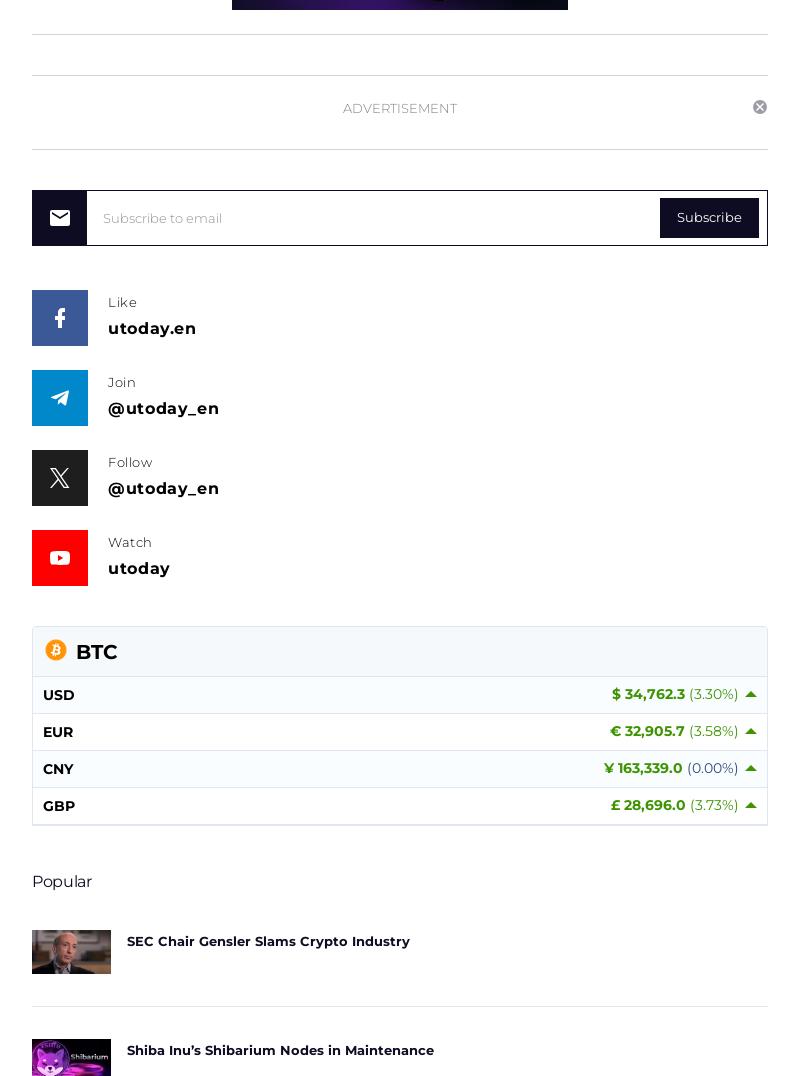 The image size is (800, 1076). Describe the element at coordinates (57, 694) in the screenshot. I see `'USD'` at that location.